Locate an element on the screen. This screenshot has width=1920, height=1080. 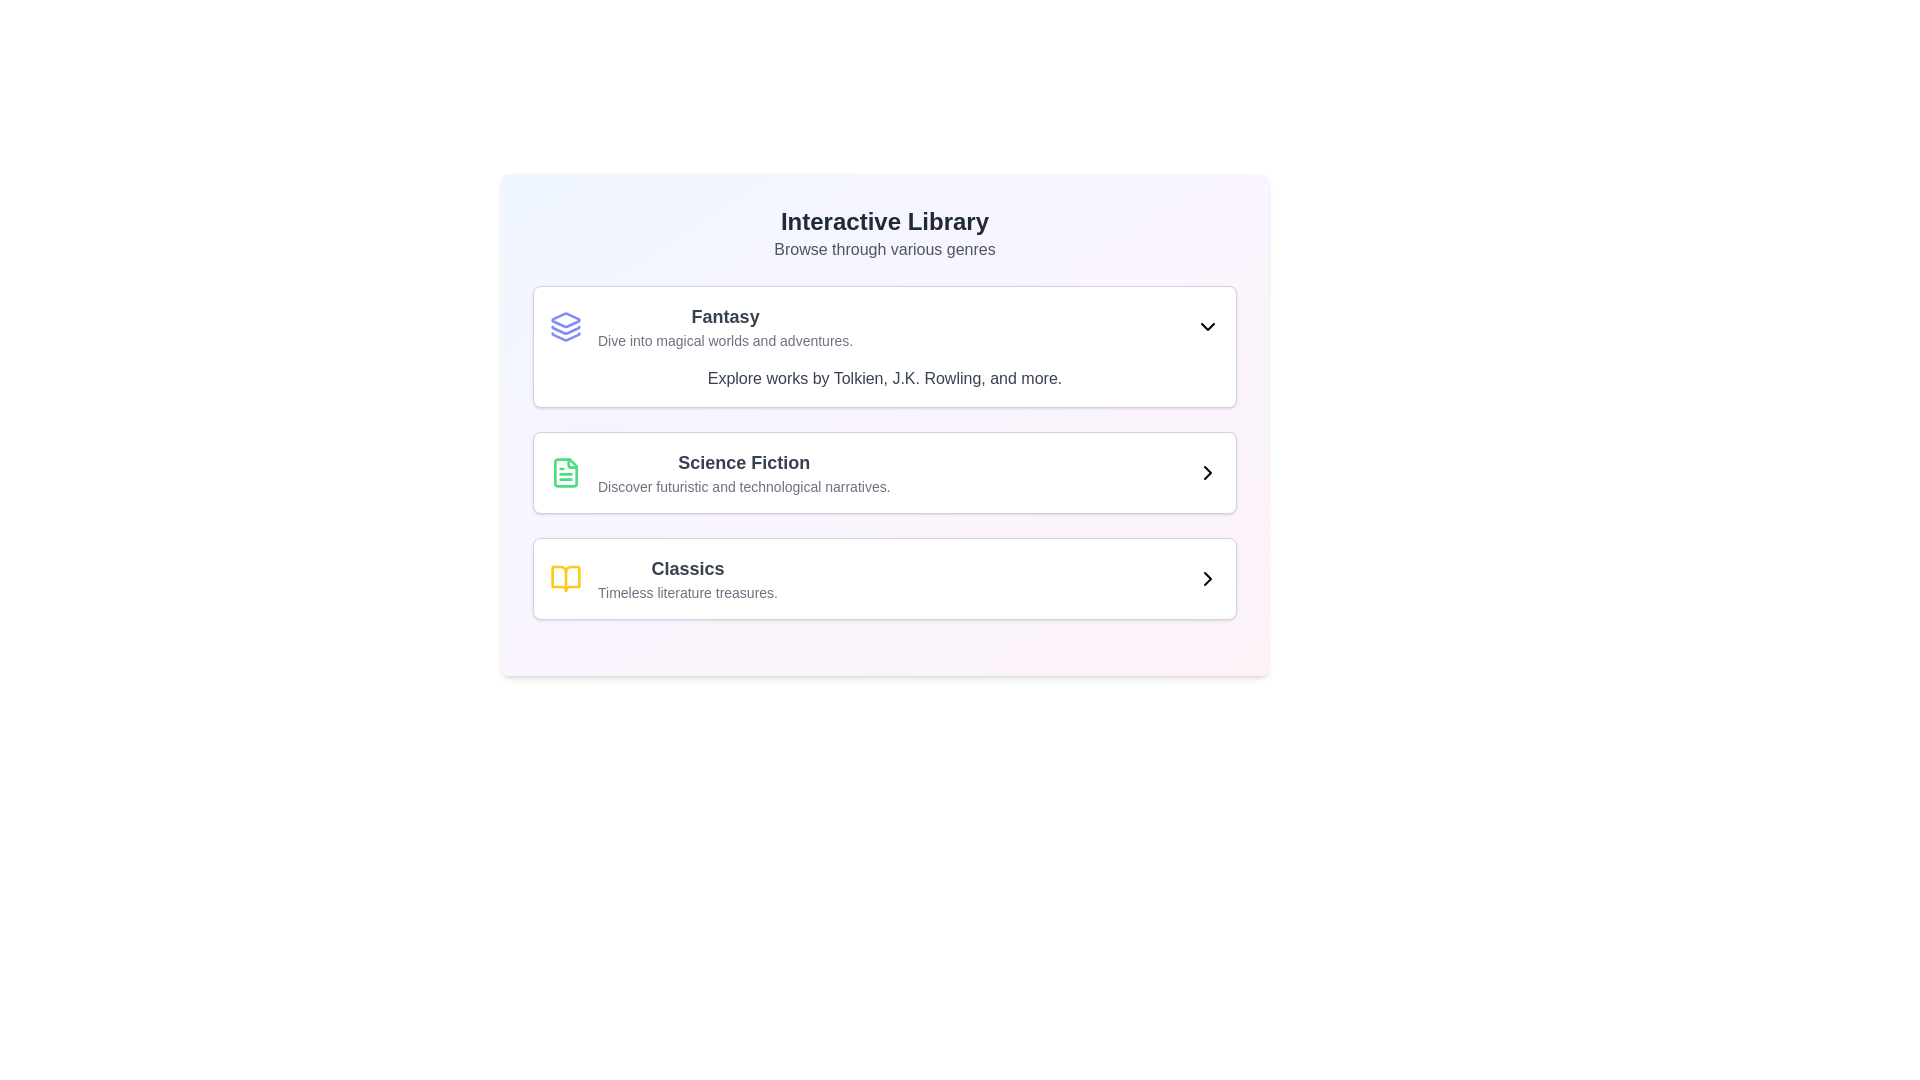
the right-pointing Chevron icon located in the top-right corner of the 'Classics' row, which serves as a navigational button for expanding details is located at coordinates (1207, 578).